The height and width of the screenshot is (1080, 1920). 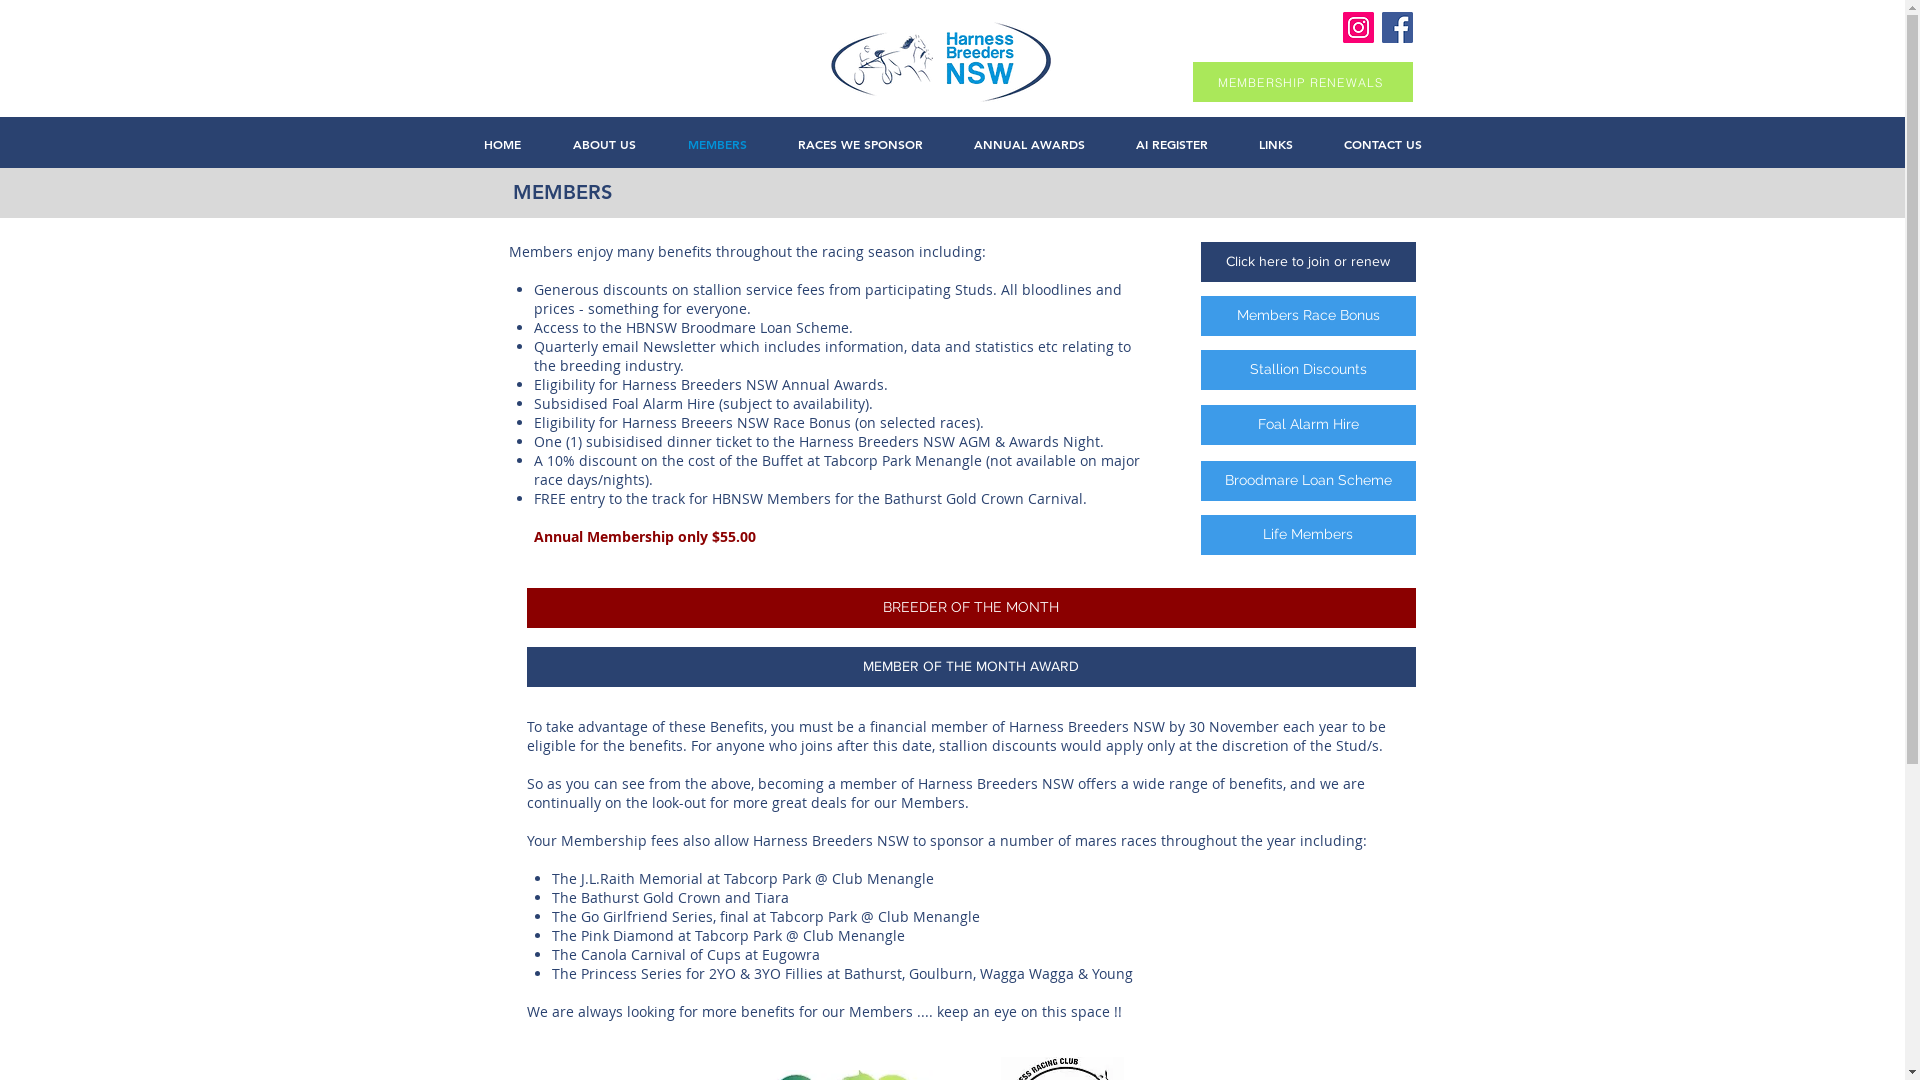 I want to click on 'MEMBERSHIP RENEWALS', so click(x=1191, y=80).